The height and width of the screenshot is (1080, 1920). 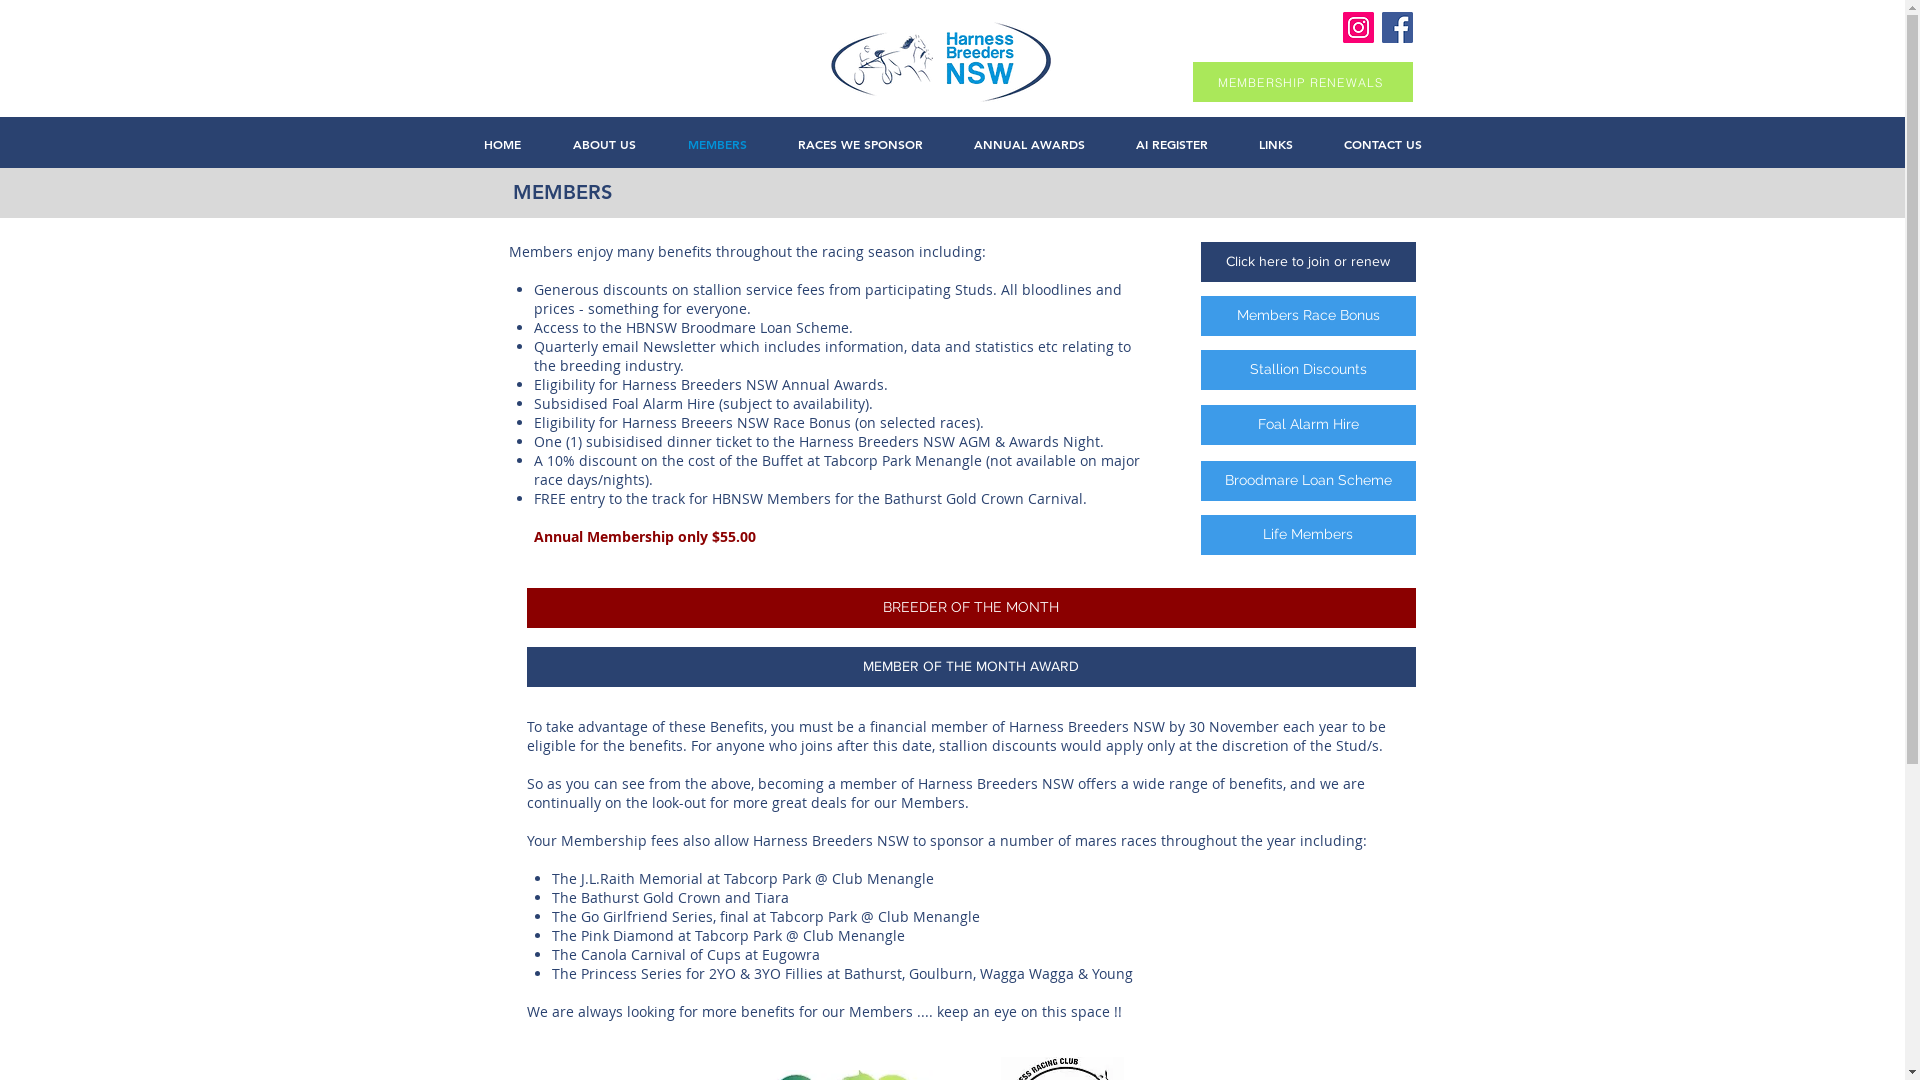 I want to click on 'MEMBERSHIP RENEWALS', so click(x=1191, y=80).